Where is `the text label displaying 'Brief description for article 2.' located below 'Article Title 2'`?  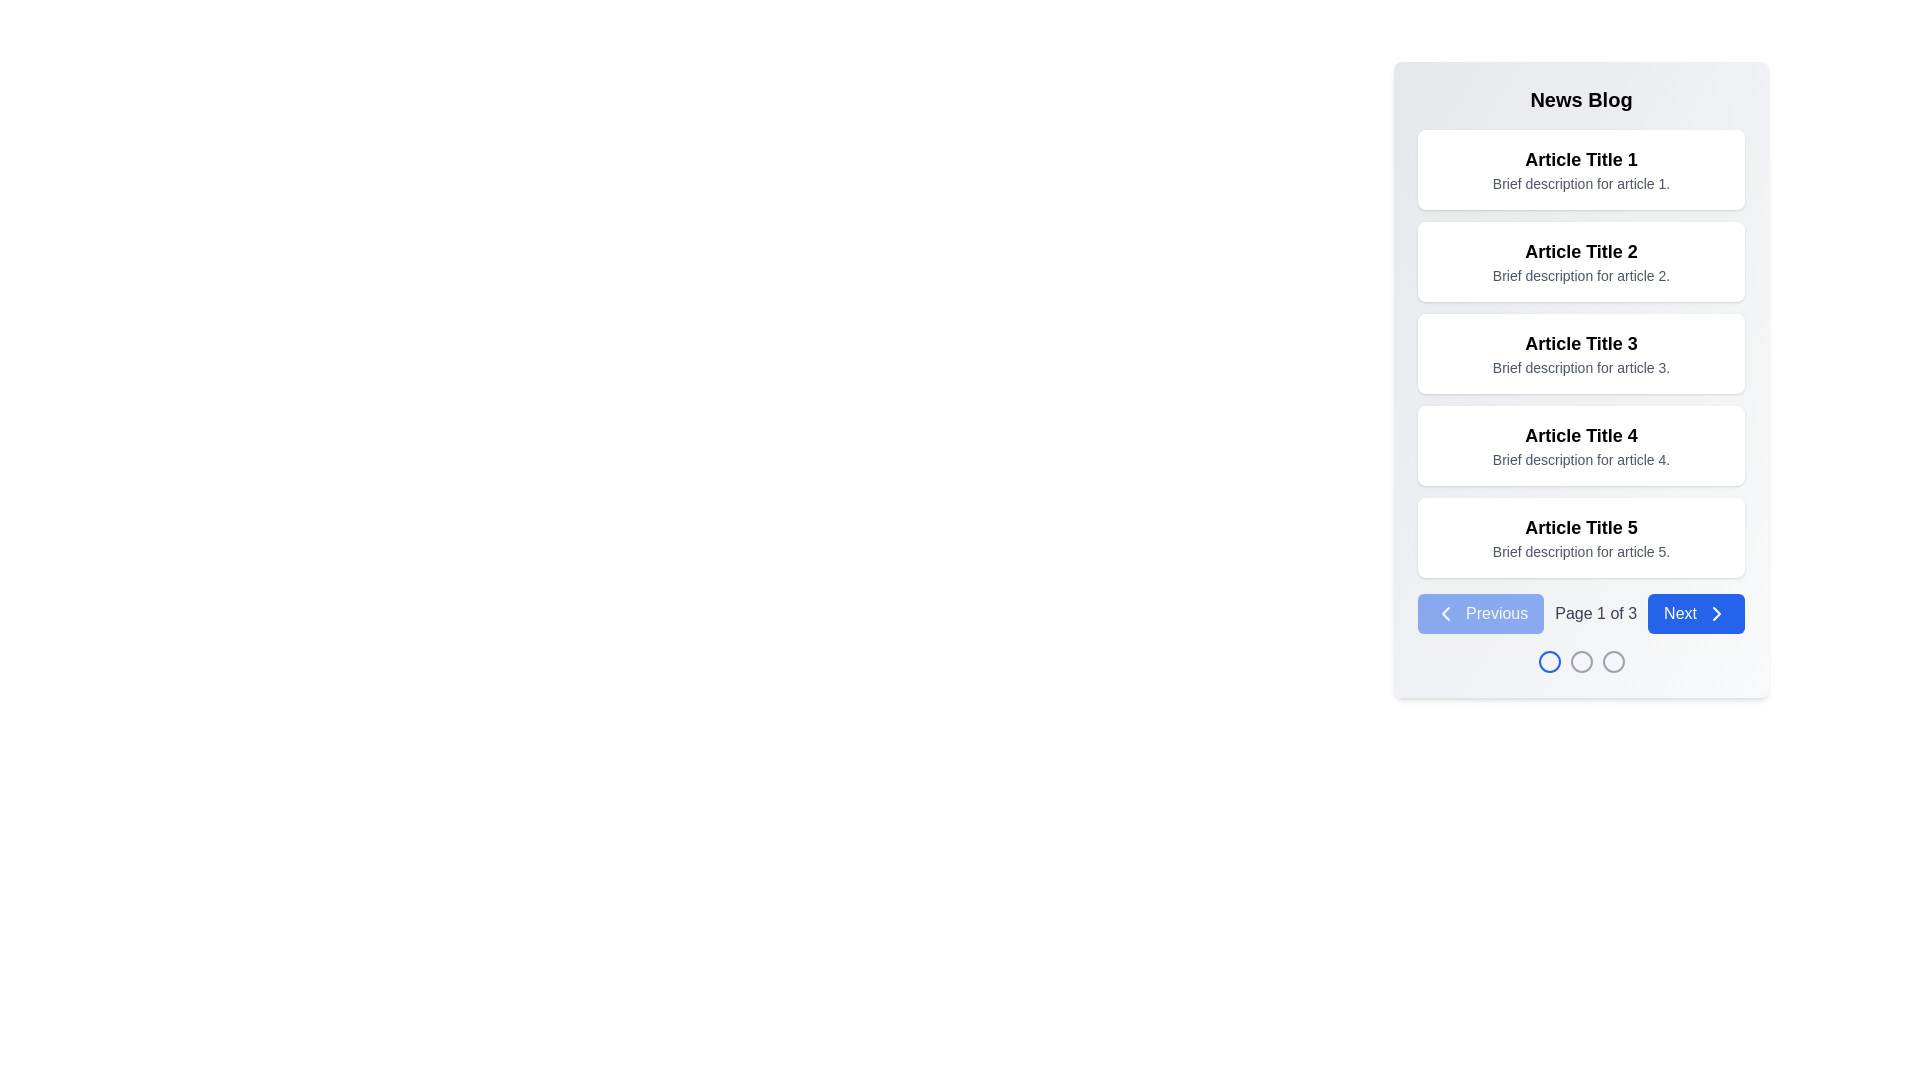 the text label displaying 'Brief description for article 2.' located below 'Article Title 2' is located at coordinates (1580, 276).